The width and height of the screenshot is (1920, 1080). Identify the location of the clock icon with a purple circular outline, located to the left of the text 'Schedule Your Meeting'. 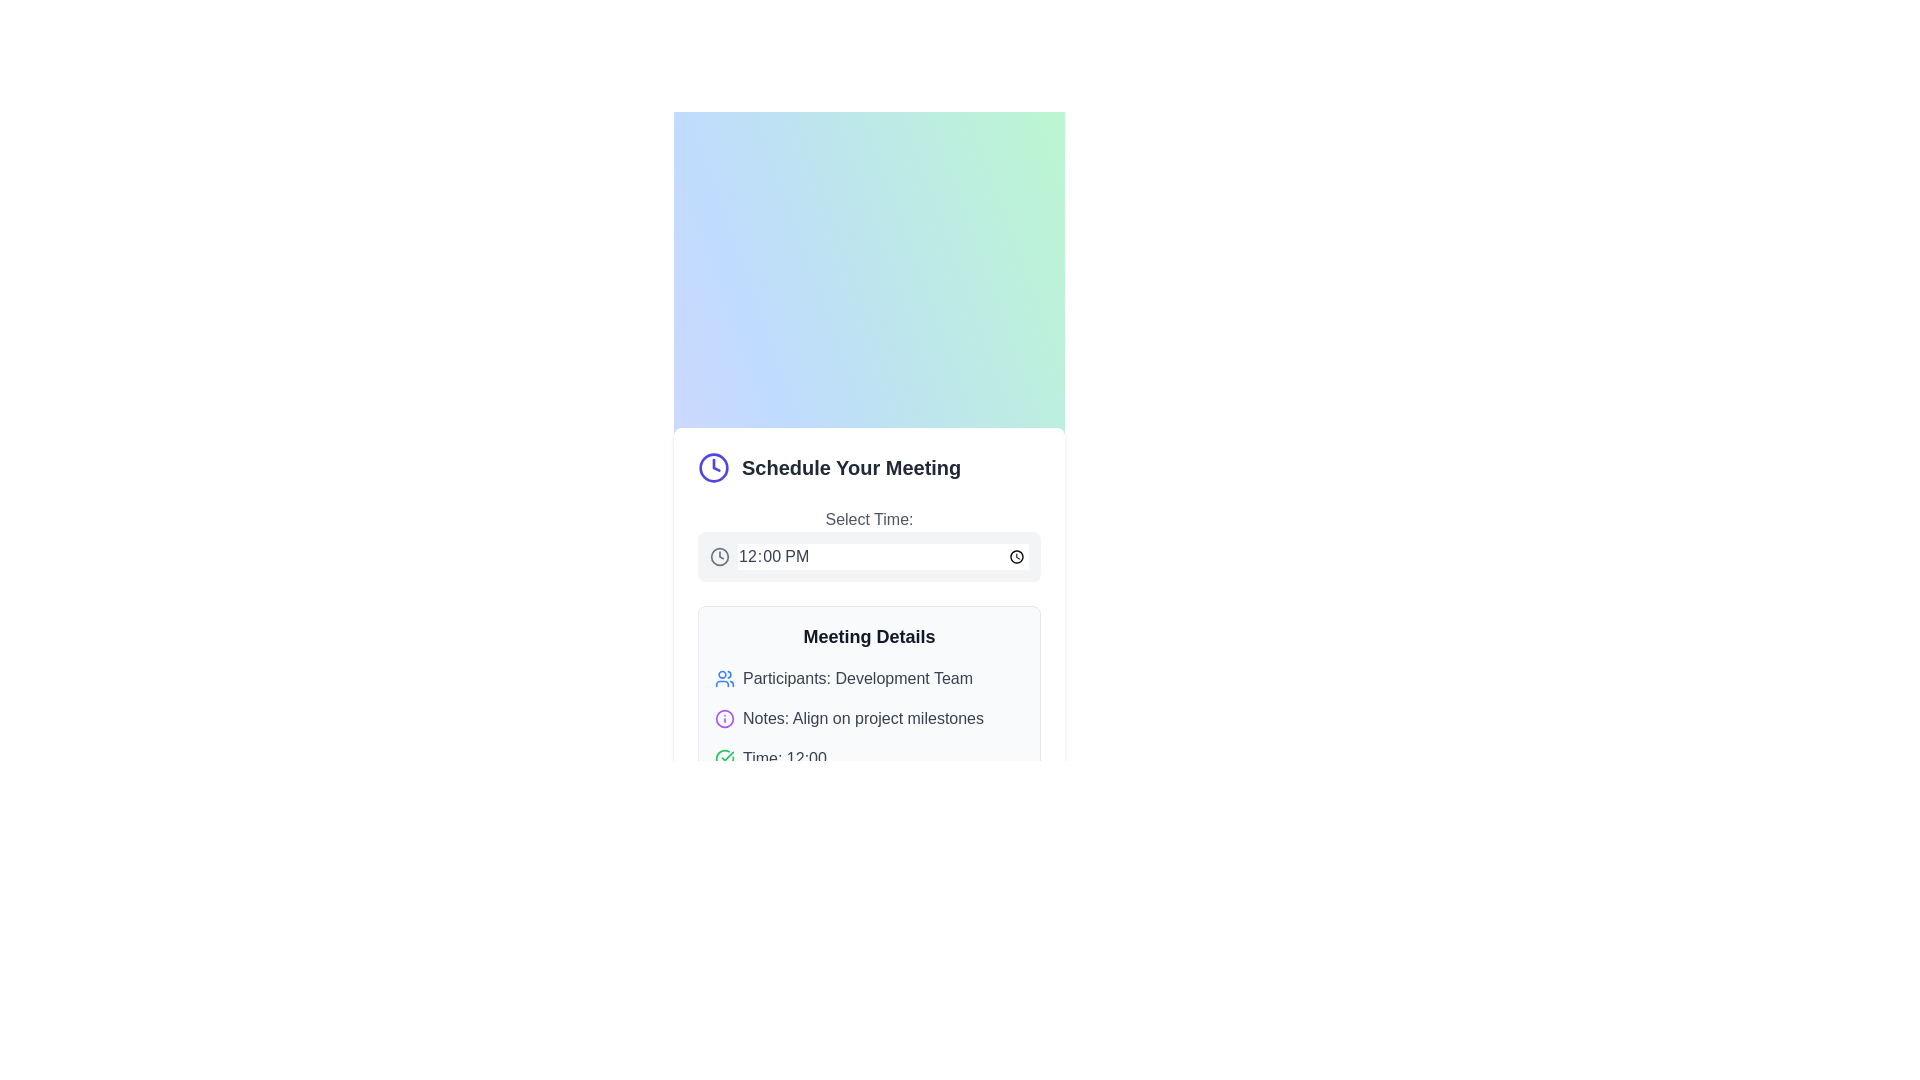
(714, 467).